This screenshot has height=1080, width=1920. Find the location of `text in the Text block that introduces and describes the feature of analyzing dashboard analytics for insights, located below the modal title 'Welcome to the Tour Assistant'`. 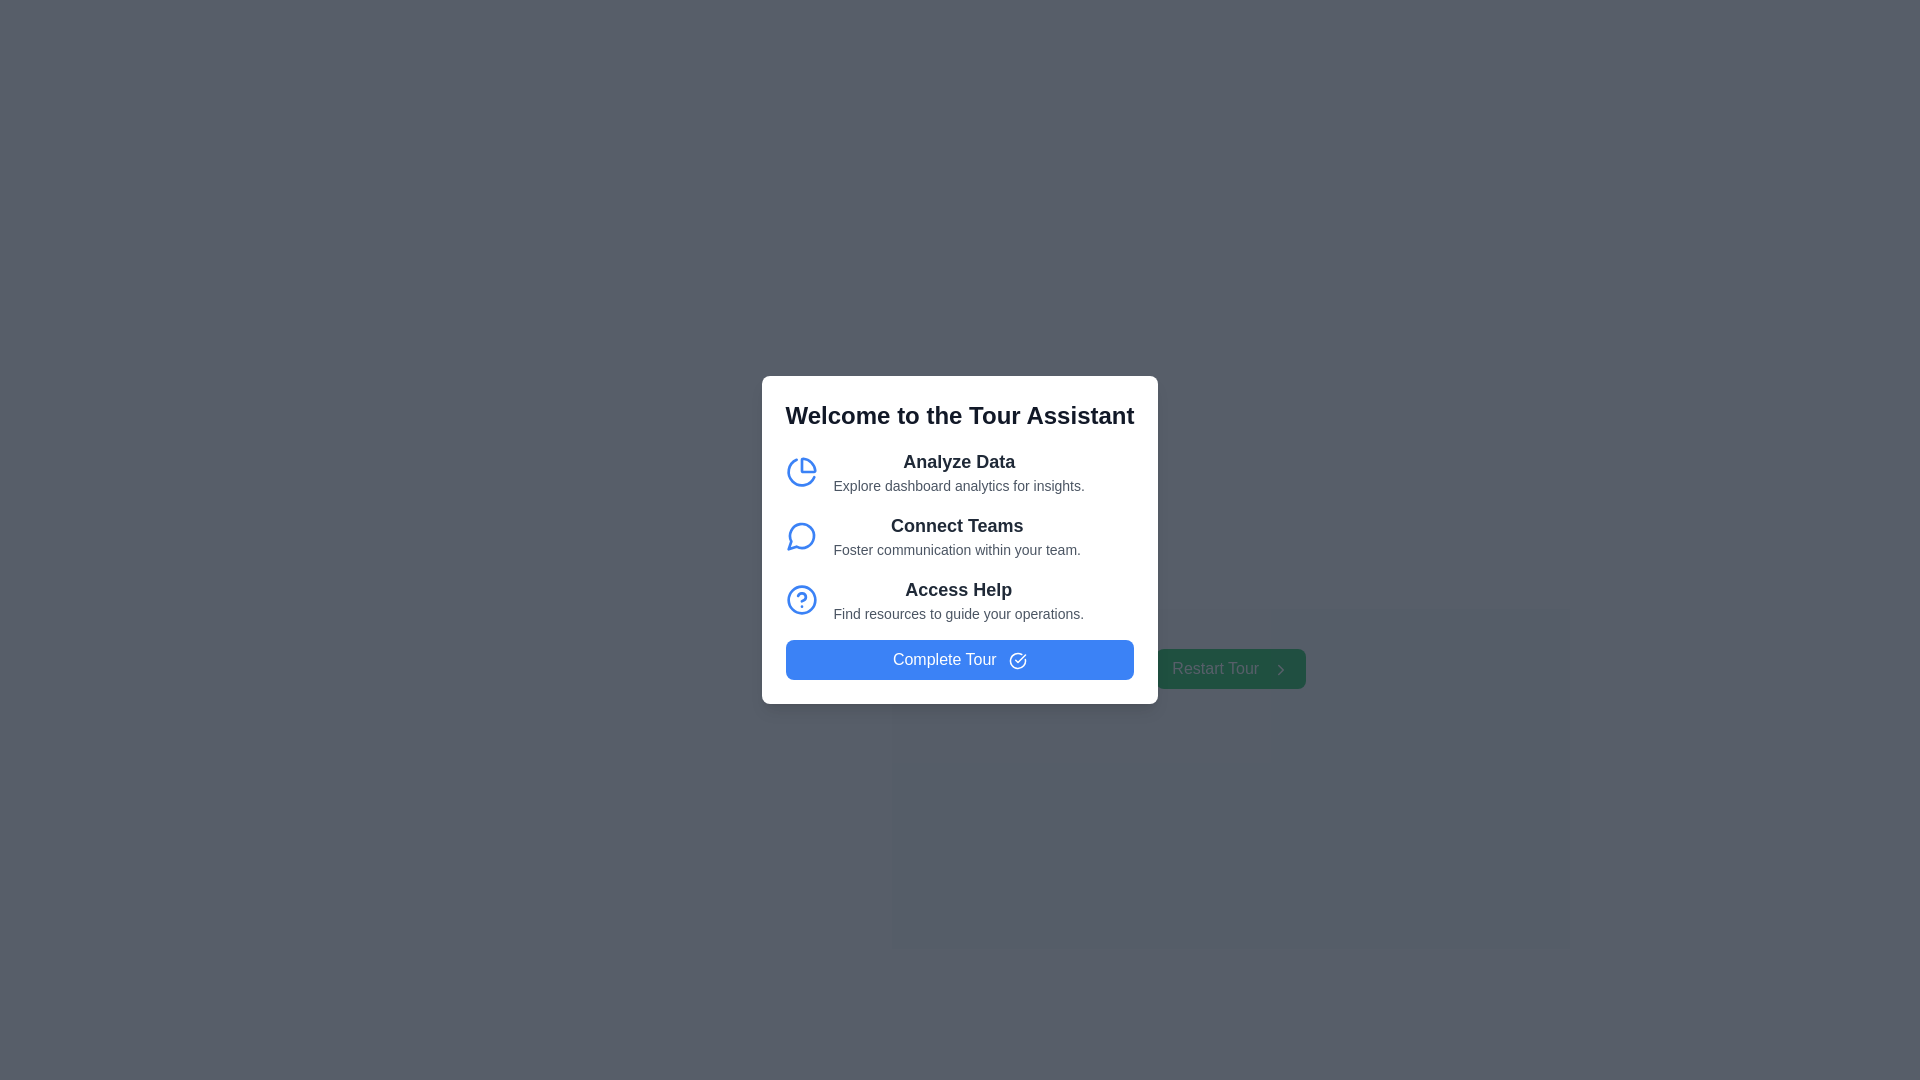

text in the Text block that introduces and describes the feature of analyzing dashboard analytics for insights, located below the modal title 'Welcome to the Tour Assistant' is located at coordinates (958, 471).